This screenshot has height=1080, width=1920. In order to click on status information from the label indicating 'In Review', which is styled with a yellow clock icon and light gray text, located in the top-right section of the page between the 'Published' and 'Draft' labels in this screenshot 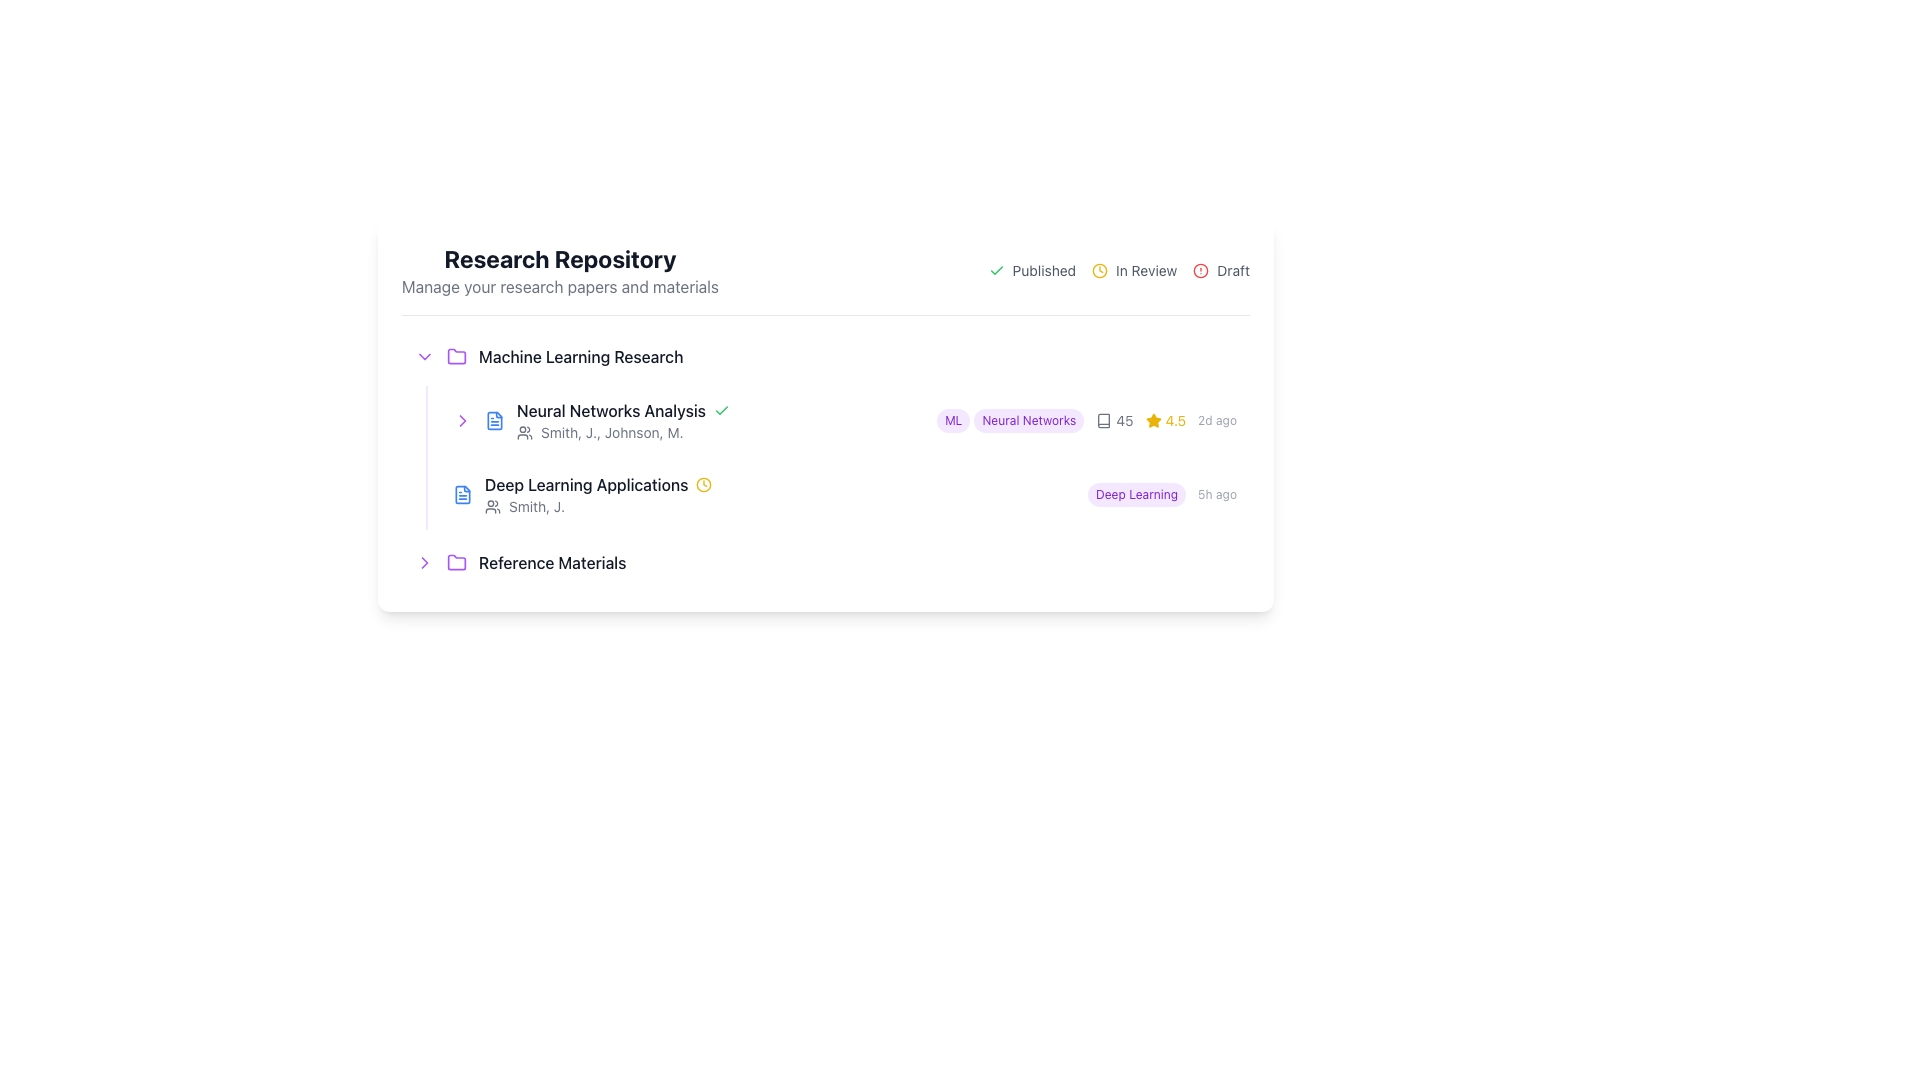, I will do `click(1134, 270)`.